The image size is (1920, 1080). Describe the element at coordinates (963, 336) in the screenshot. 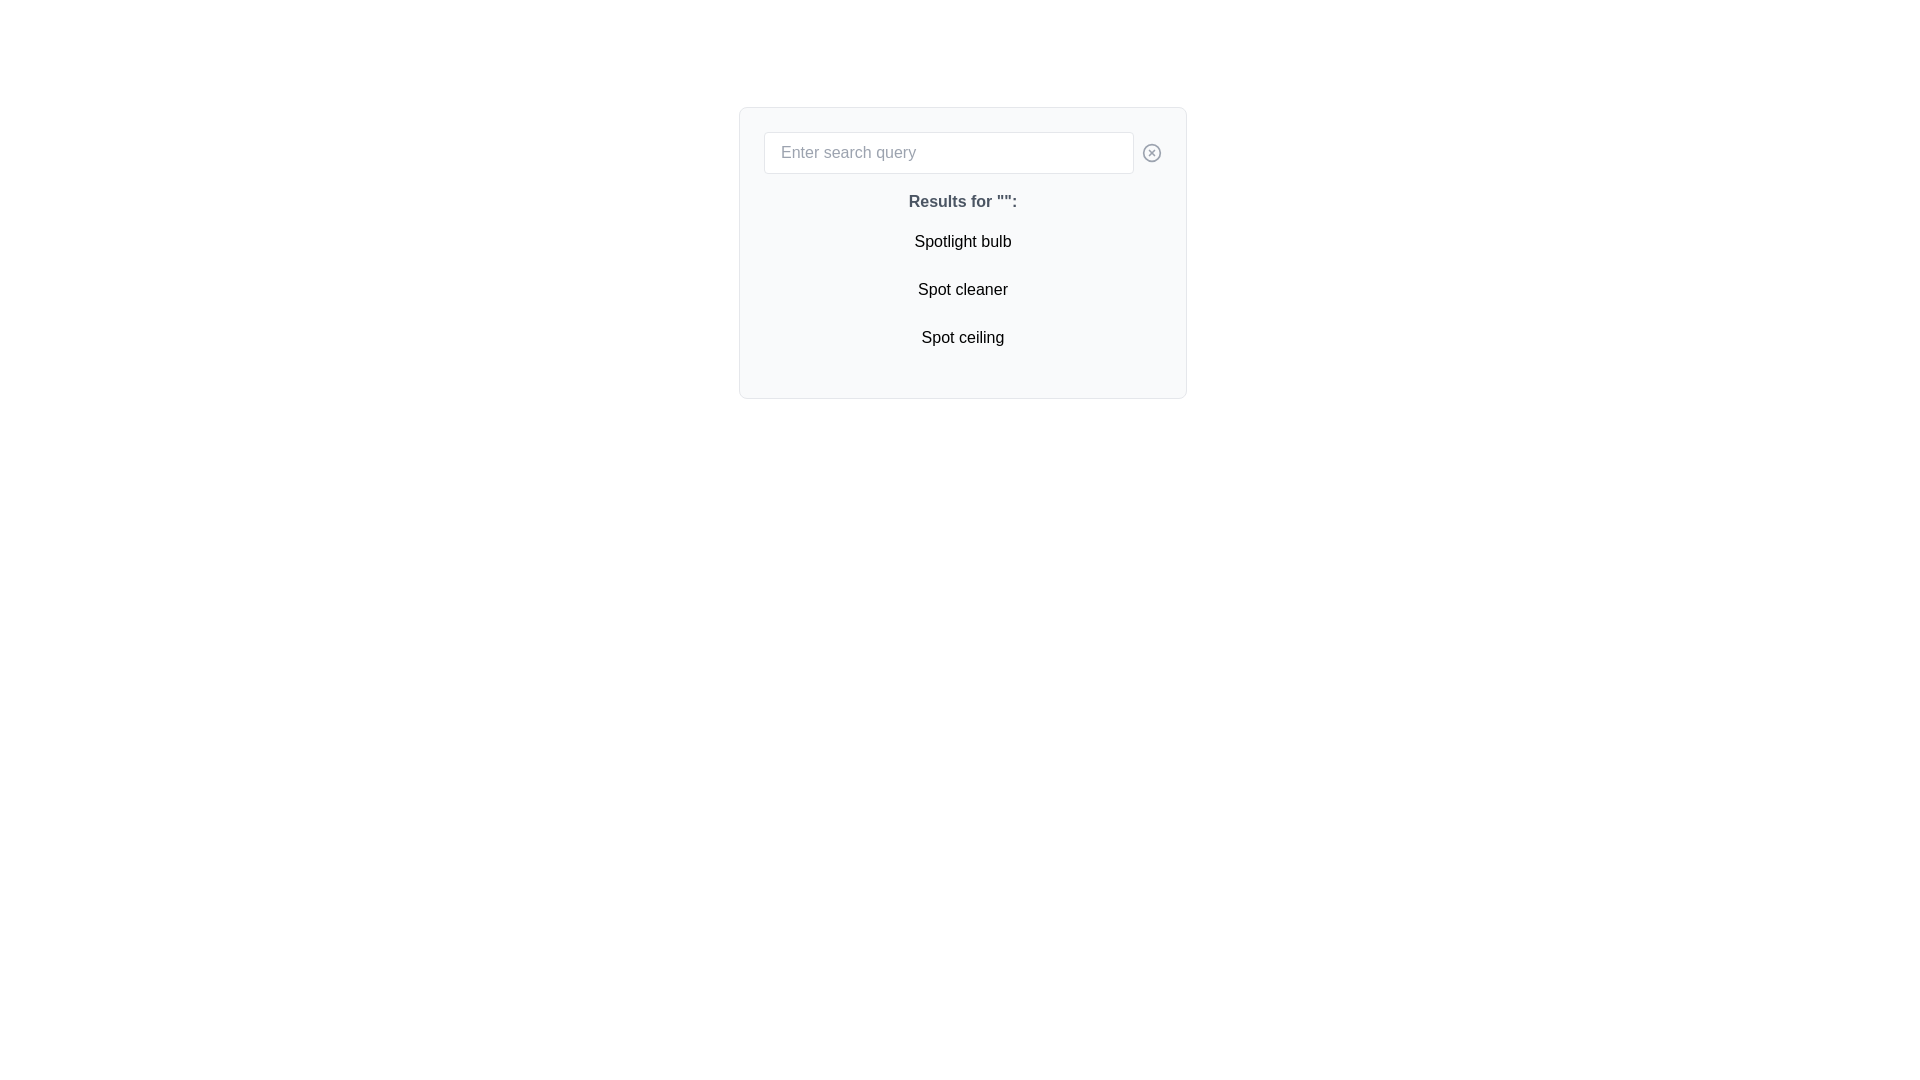

I see `the fourth character 'i' in the word 'ceiling' of the search result 'Spot ceiling', which is part of the third list item` at that location.